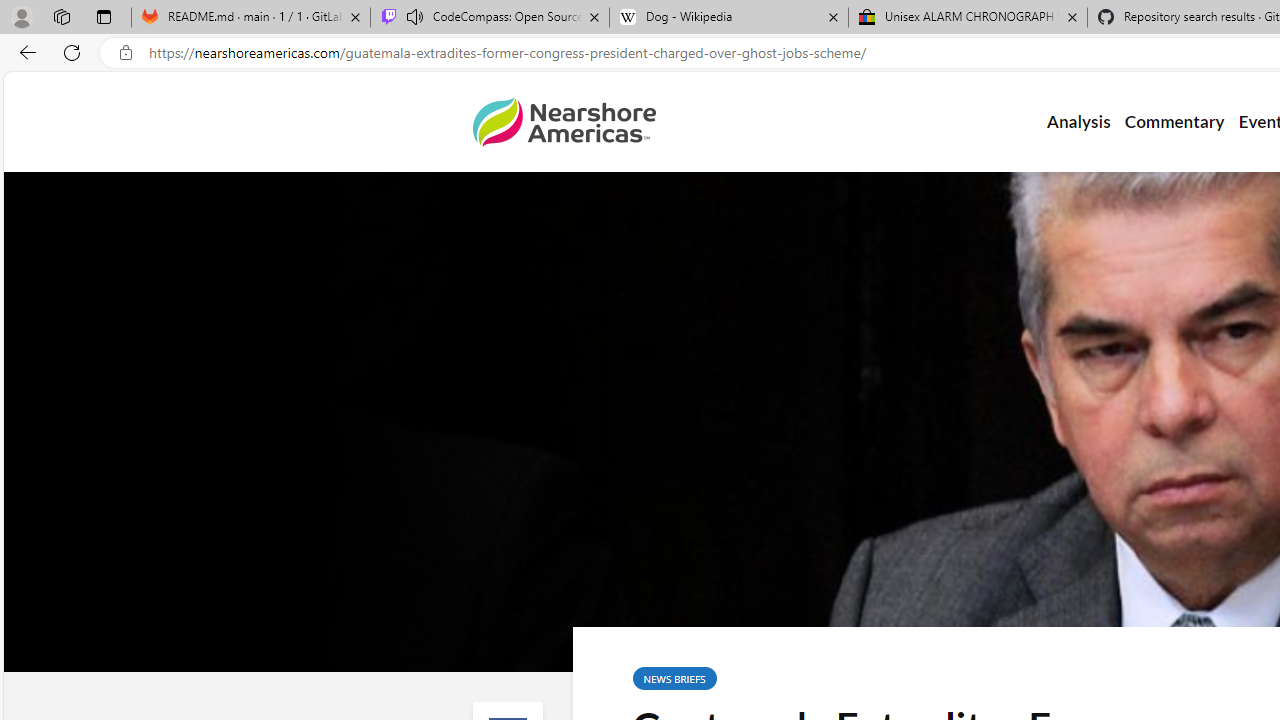 Image resolution: width=1280 pixels, height=720 pixels. I want to click on 'Analysis', so click(1077, 122).